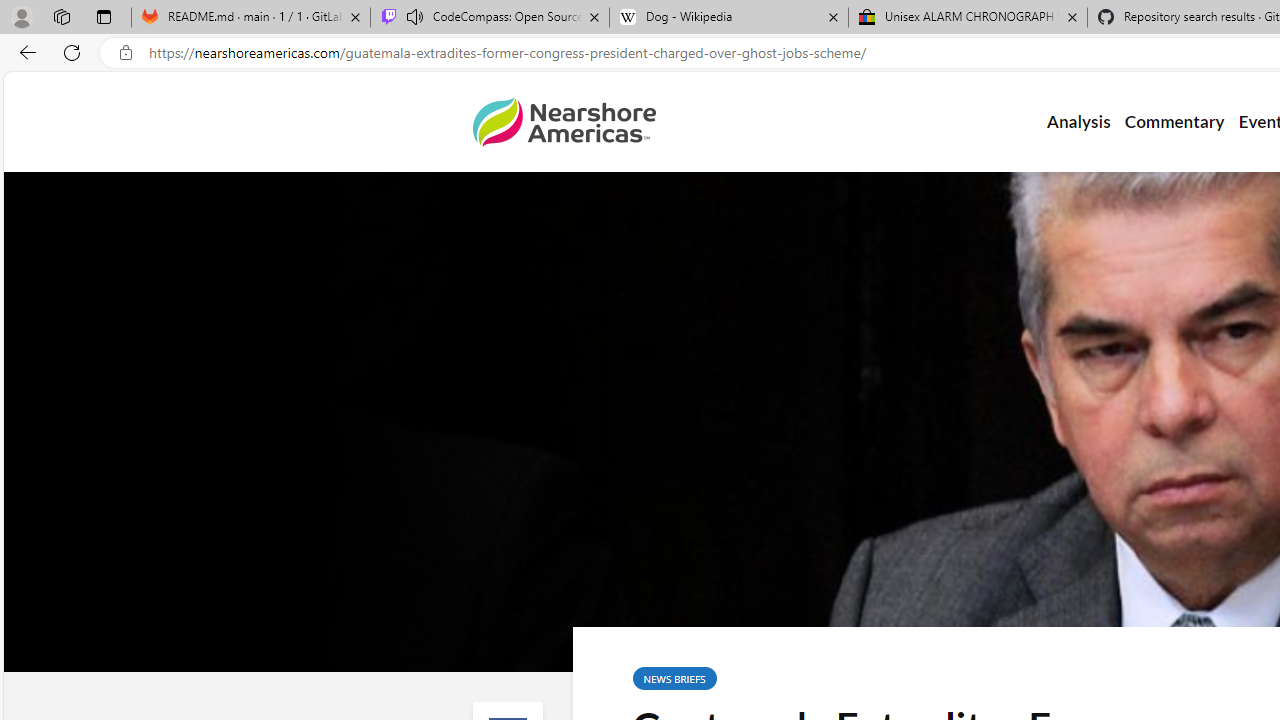 Image resolution: width=1280 pixels, height=720 pixels. I want to click on 'Analysis', so click(1077, 122).